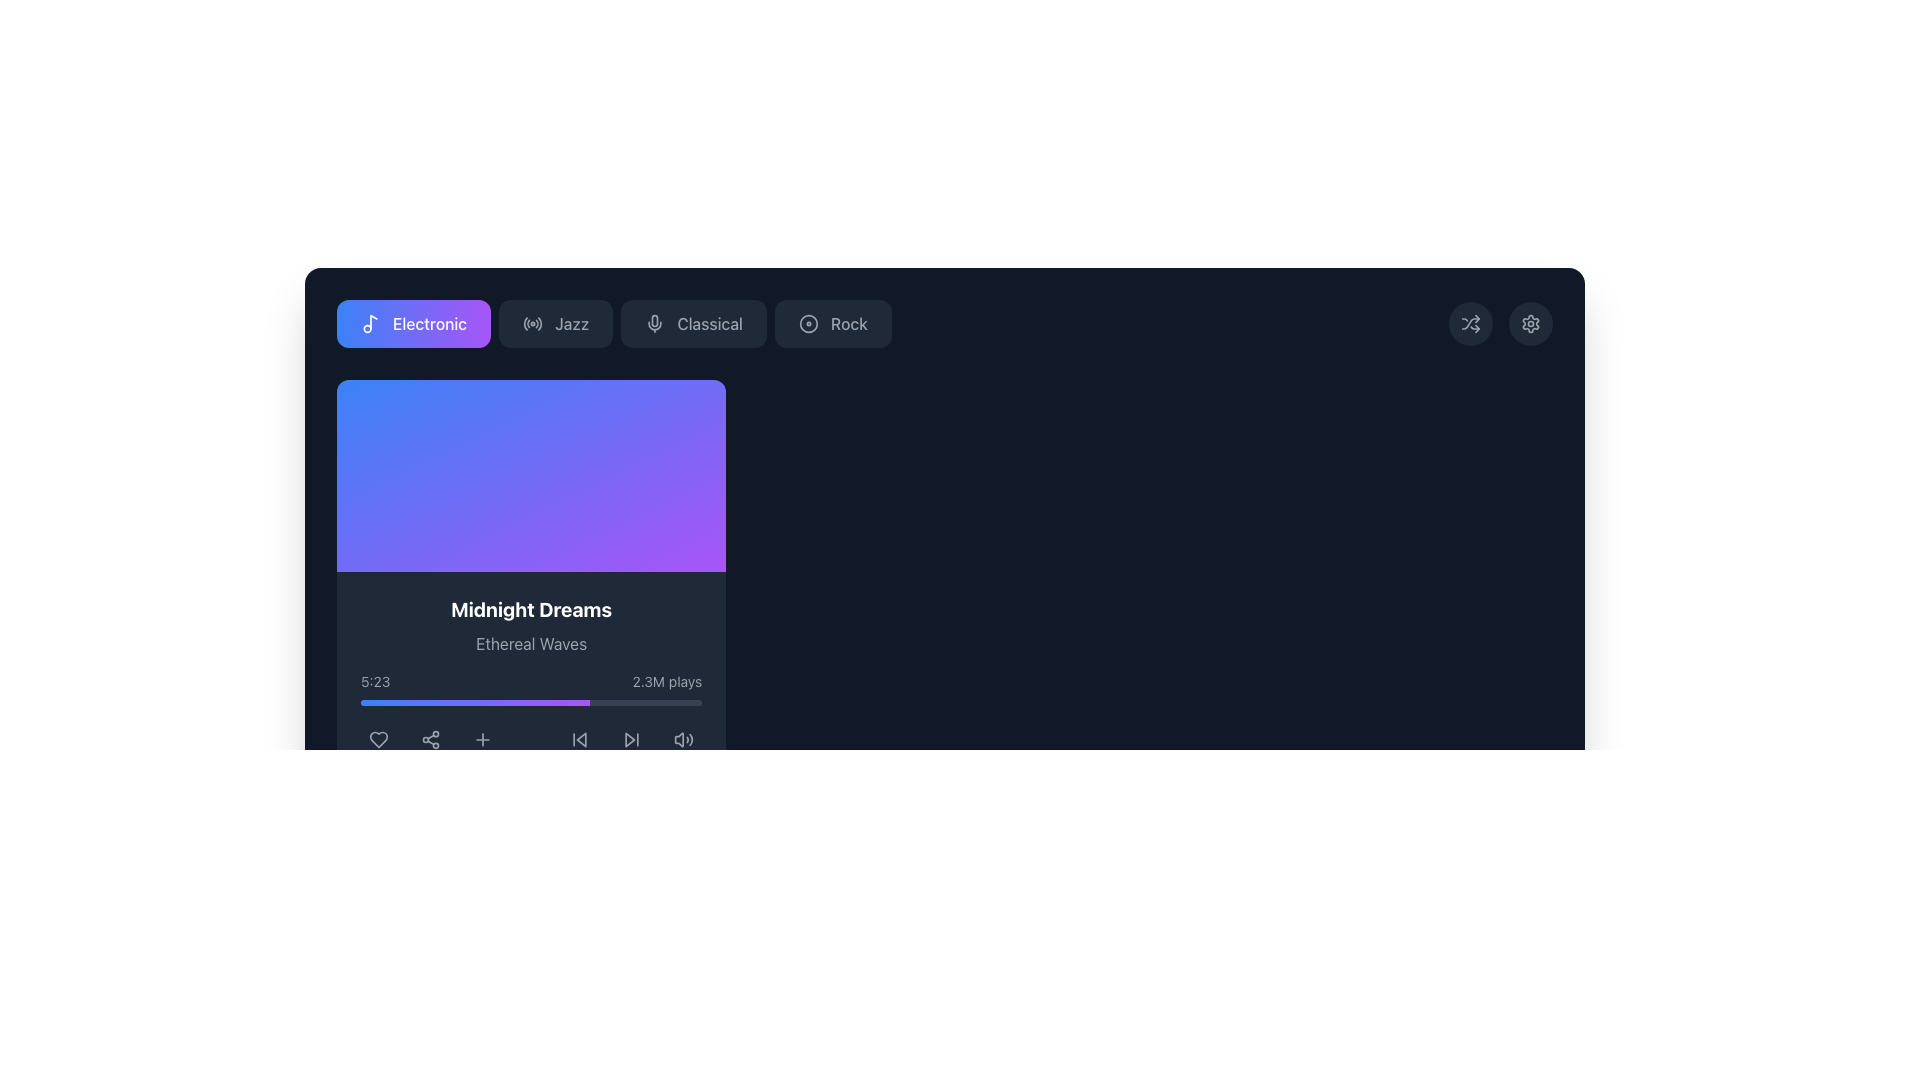 This screenshot has height=1080, width=1920. I want to click on the share icon located centrally in the horizontal menu at the bottom of the media playback card, so click(430, 740).